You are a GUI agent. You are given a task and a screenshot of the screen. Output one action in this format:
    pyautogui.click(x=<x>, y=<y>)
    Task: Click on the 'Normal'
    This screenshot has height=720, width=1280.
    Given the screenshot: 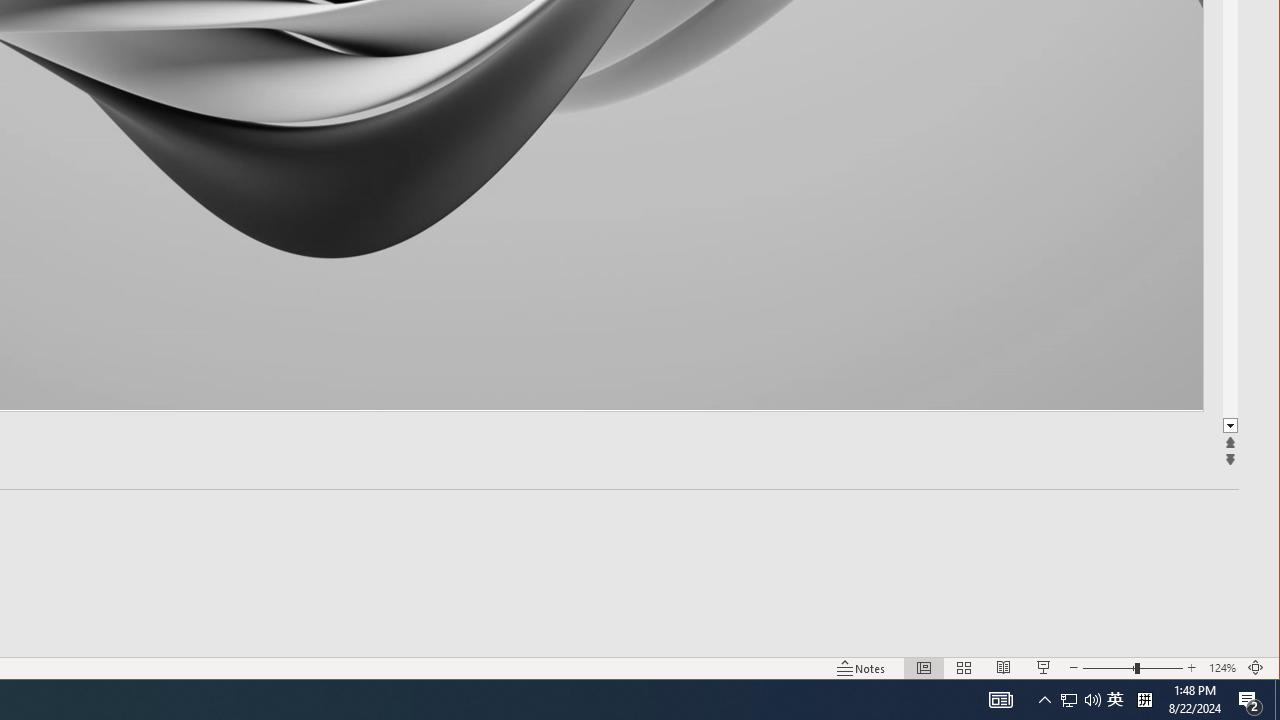 What is the action you would take?
    pyautogui.click(x=923, y=668)
    